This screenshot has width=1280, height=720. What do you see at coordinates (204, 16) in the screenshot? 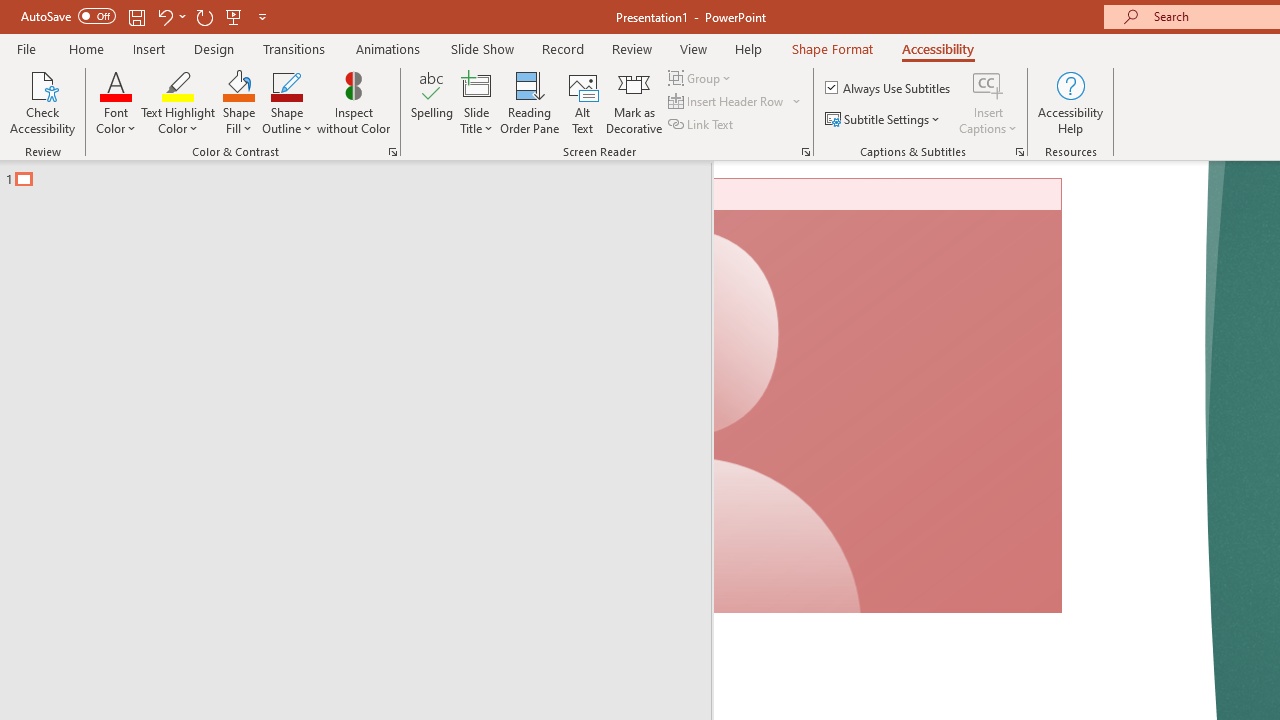
I see `'Redo'` at bounding box center [204, 16].